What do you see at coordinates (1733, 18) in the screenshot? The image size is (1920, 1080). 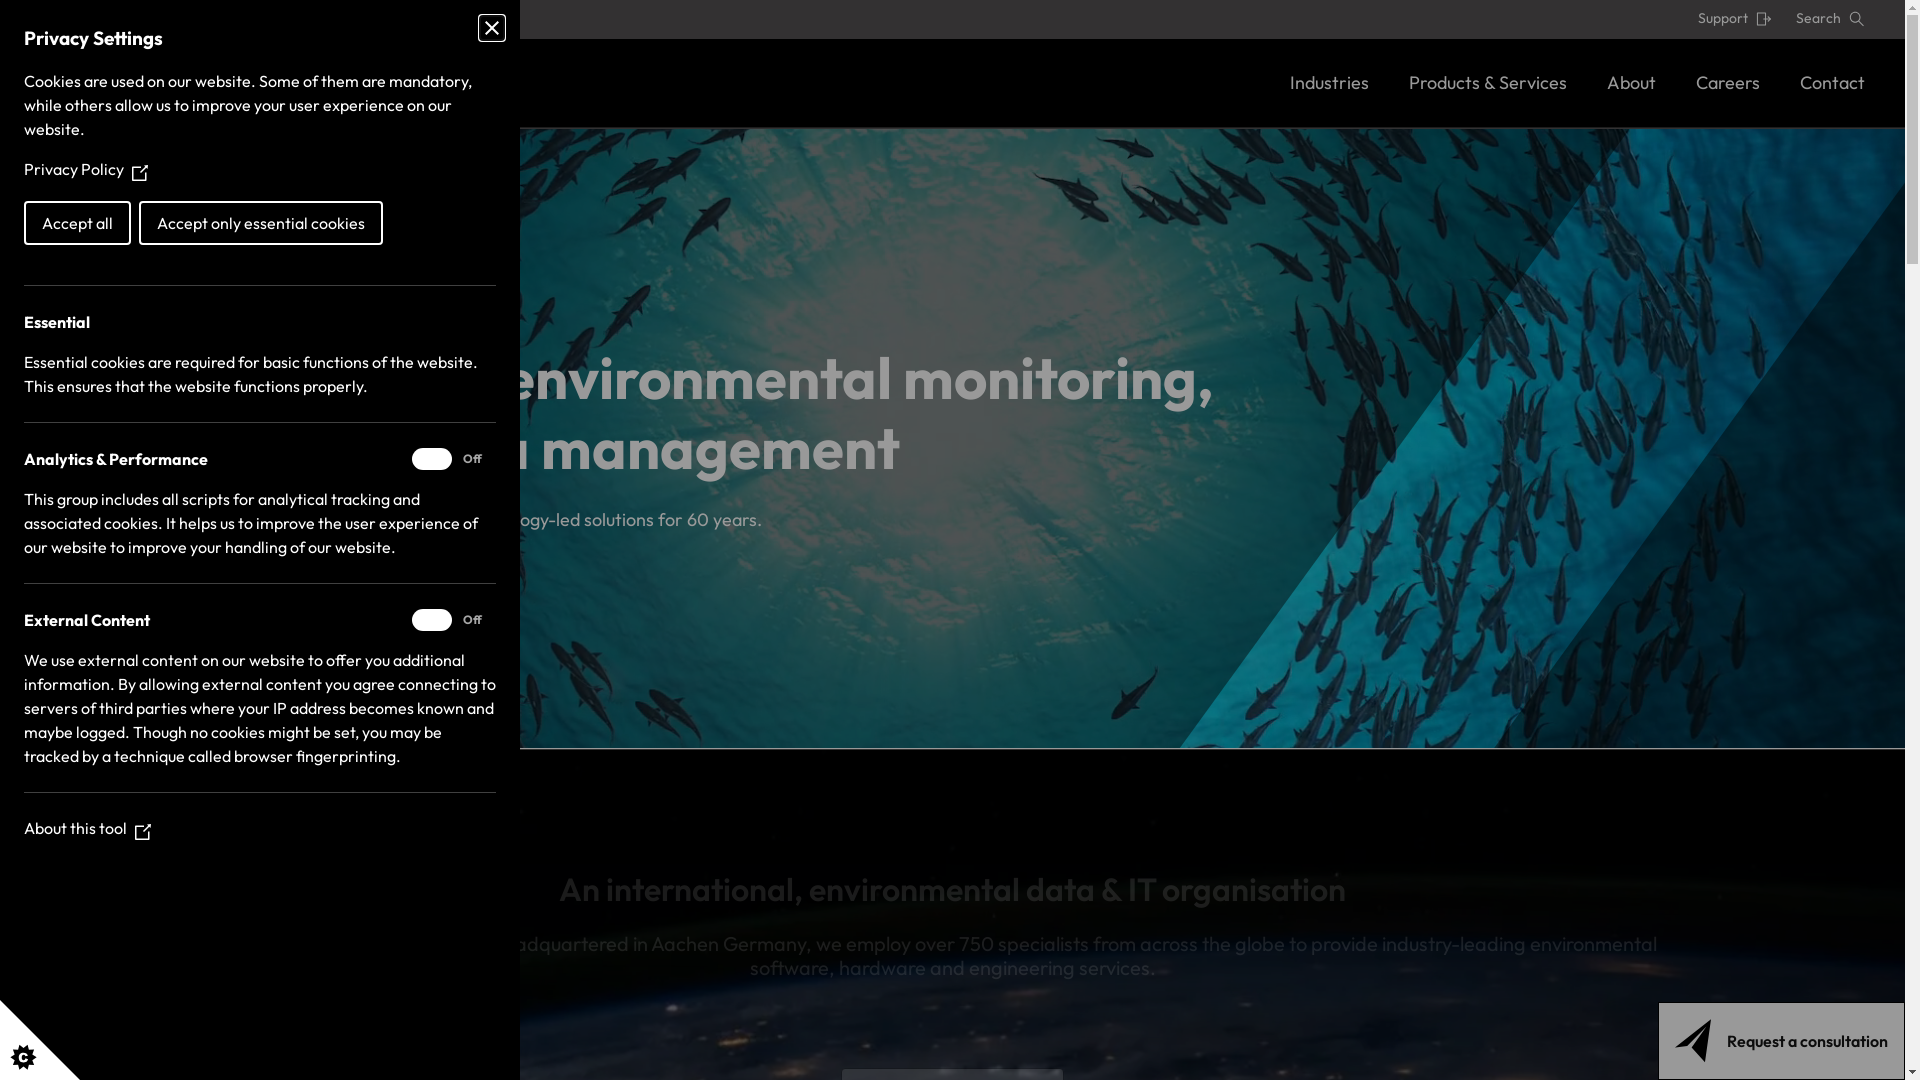 I see `'Support'` at bounding box center [1733, 18].